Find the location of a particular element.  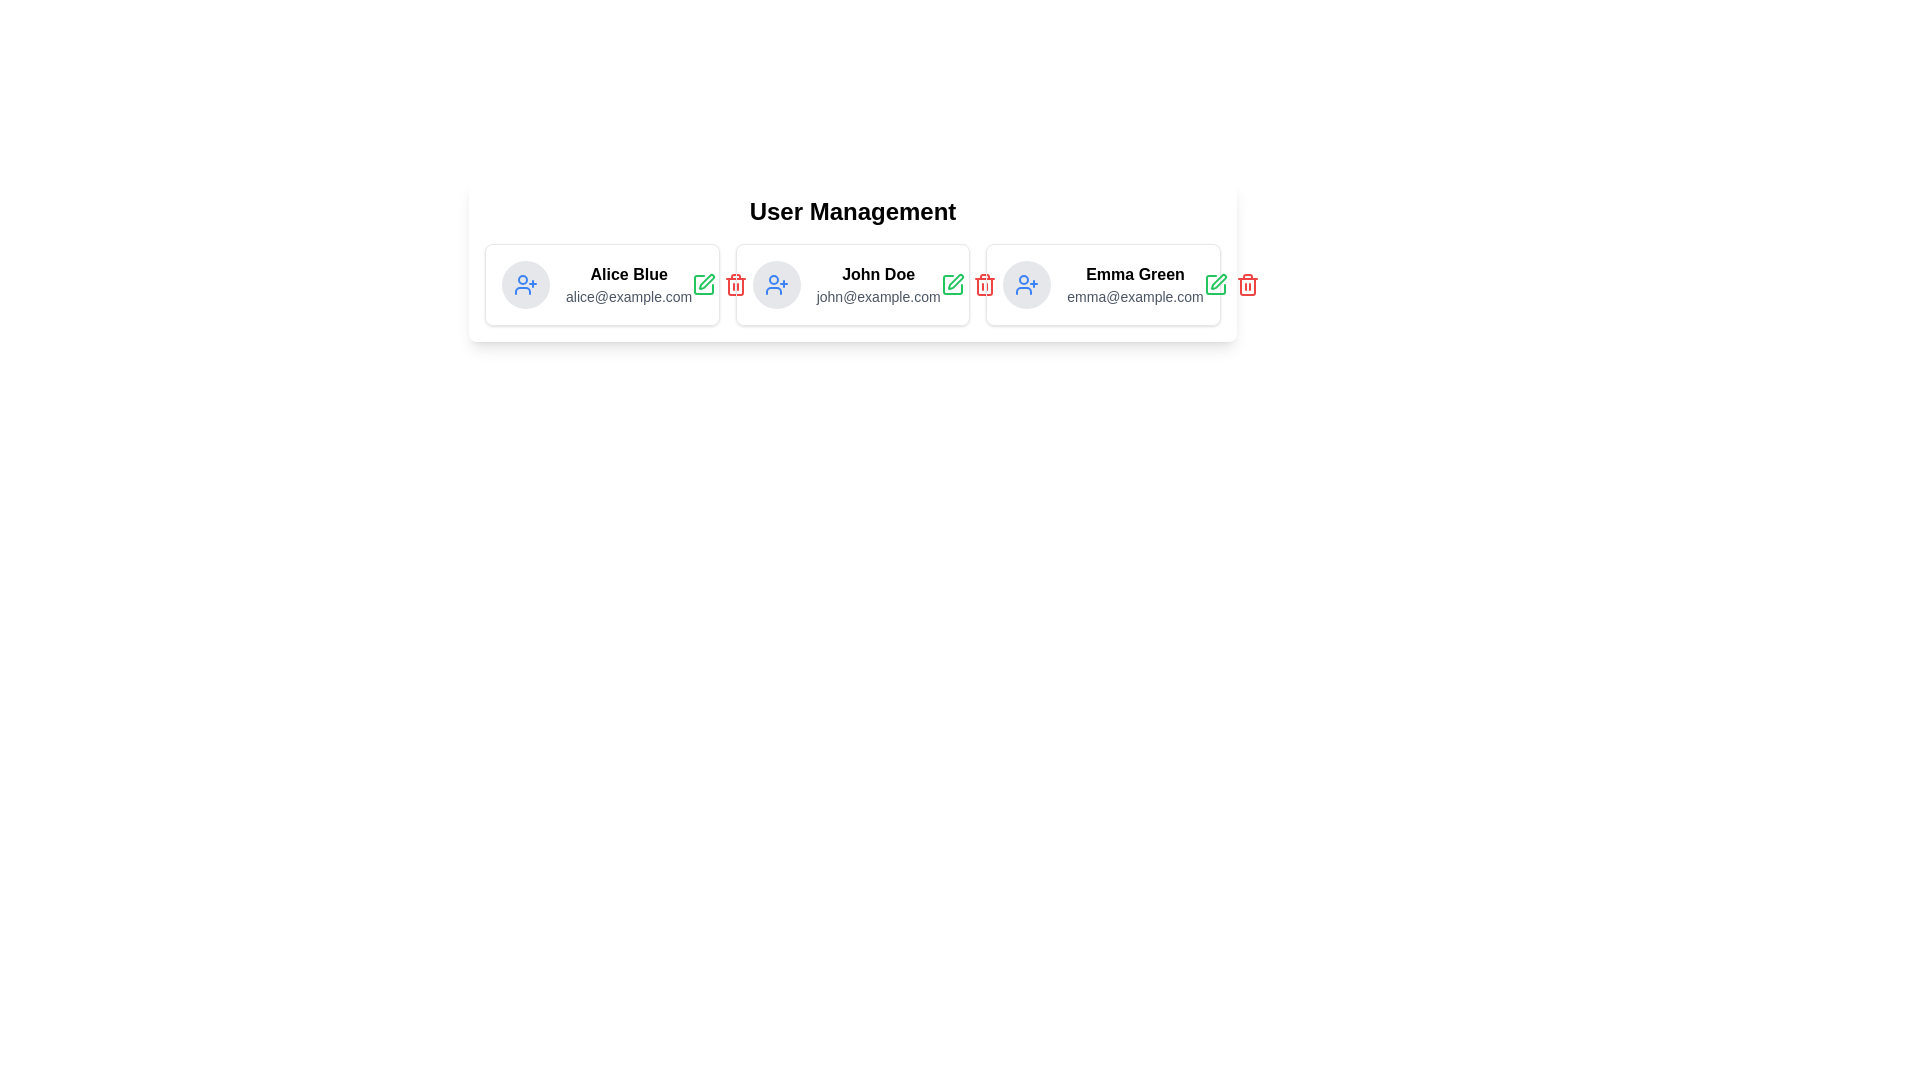

user's name and email address displayed in the text component of the user card, which is located to the right of the circular avatar icon is located at coordinates (628, 285).